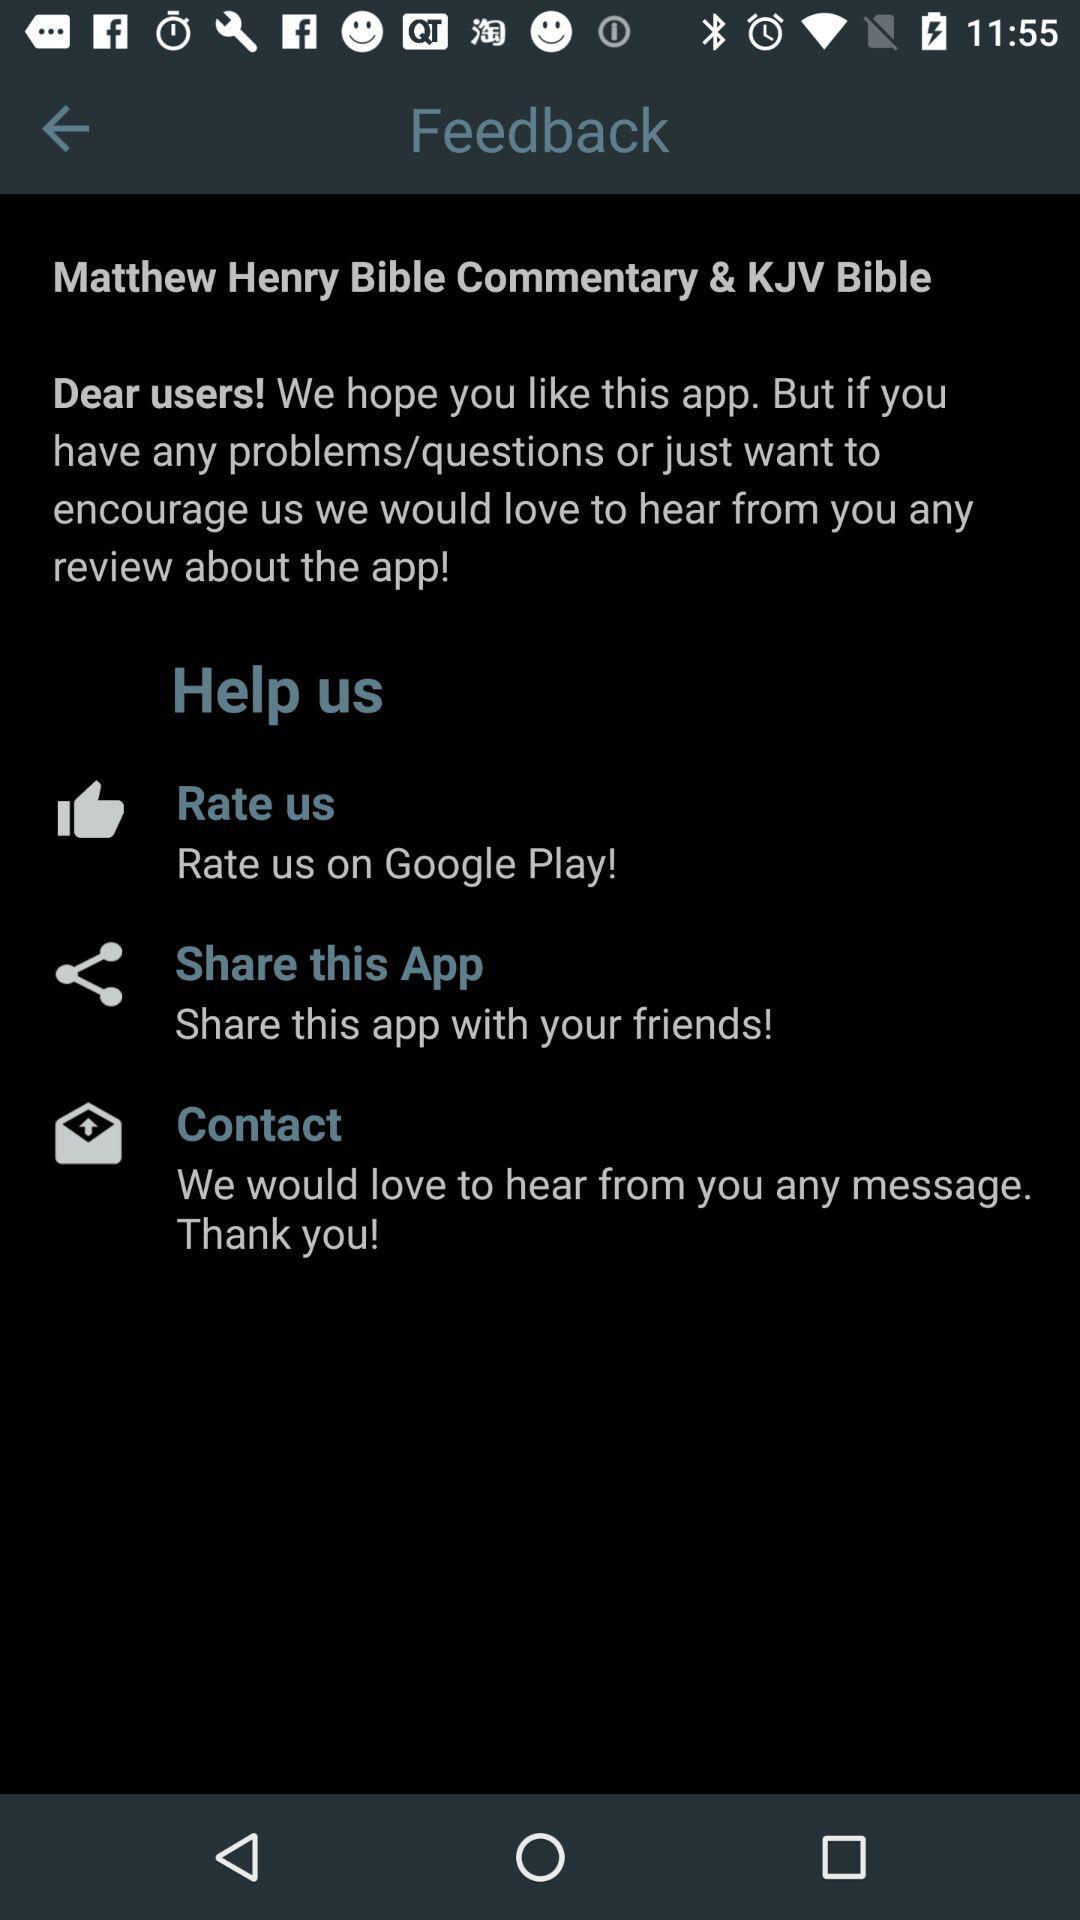 This screenshot has width=1080, height=1920. Describe the element at coordinates (86, 974) in the screenshot. I see `the icon to the left of the share this app` at that location.